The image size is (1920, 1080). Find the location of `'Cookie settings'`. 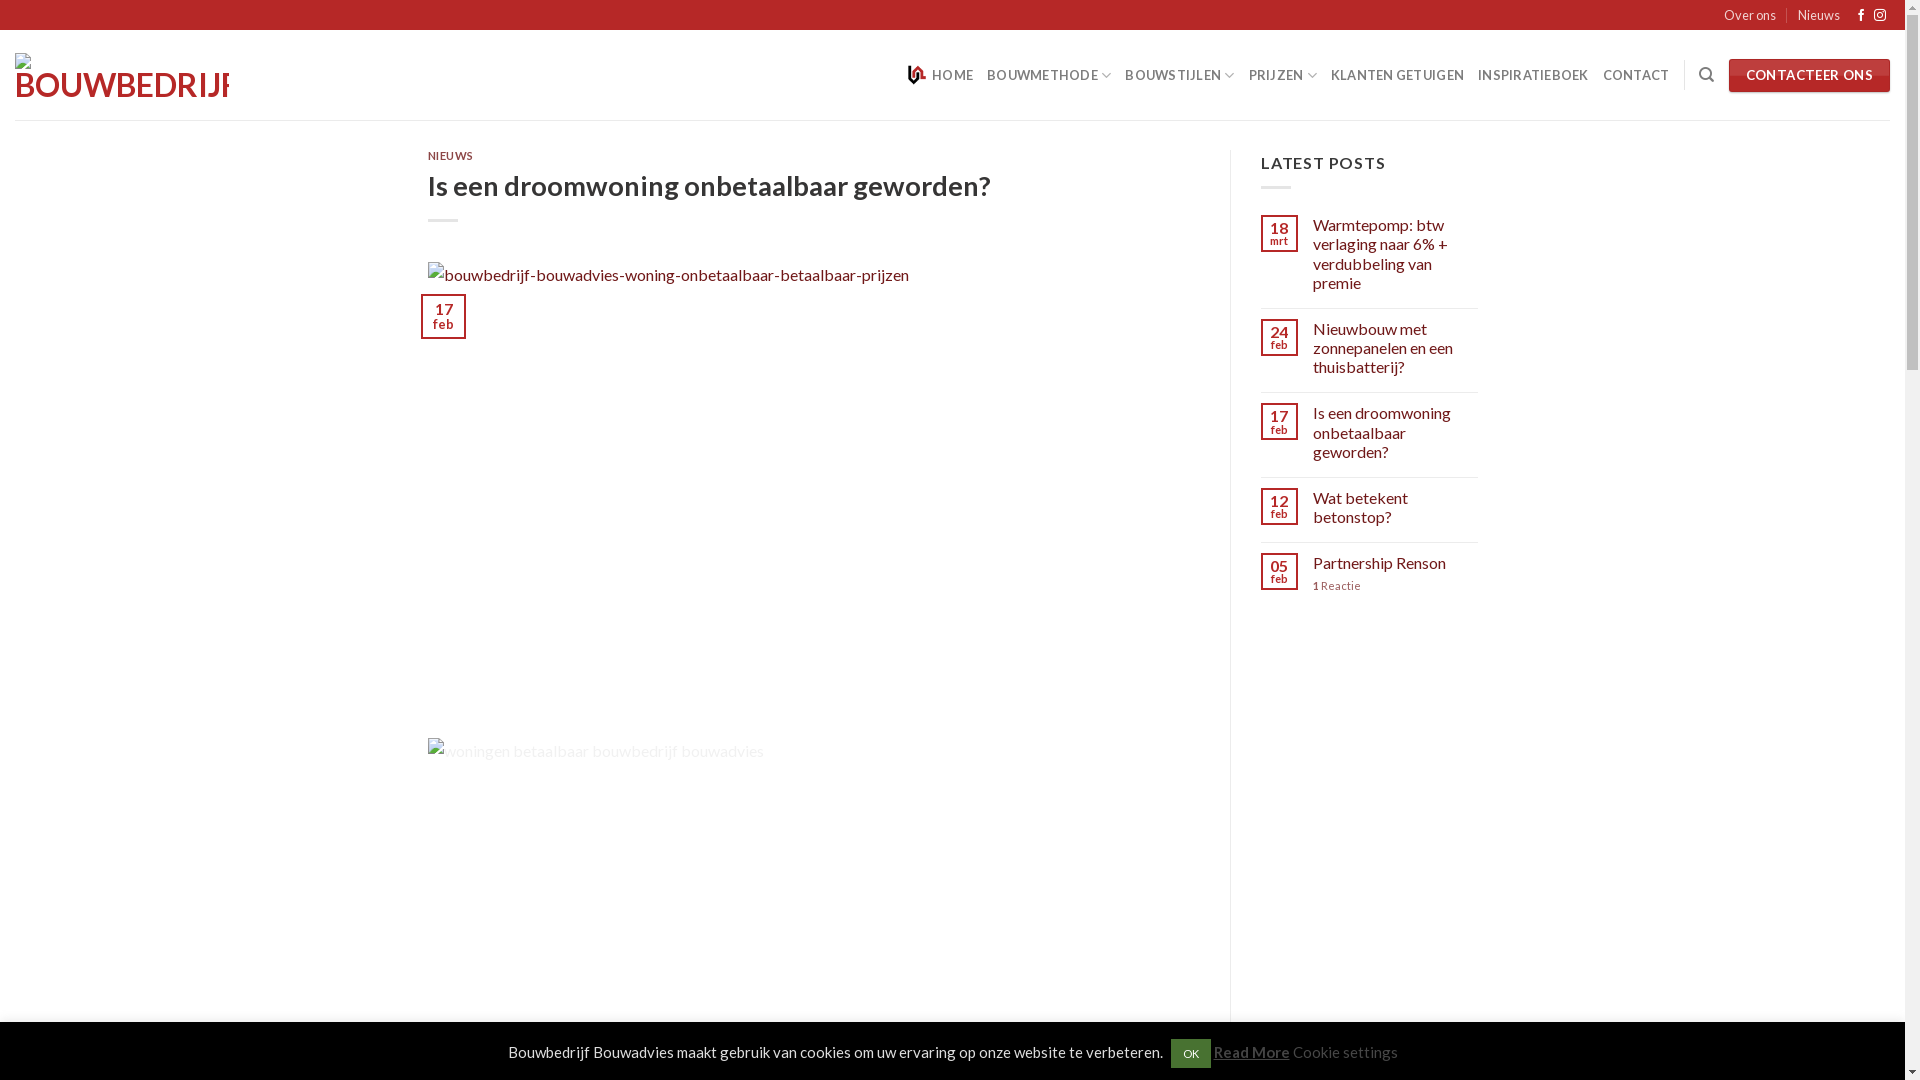

'Cookie settings' is located at coordinates (1344, 1051).